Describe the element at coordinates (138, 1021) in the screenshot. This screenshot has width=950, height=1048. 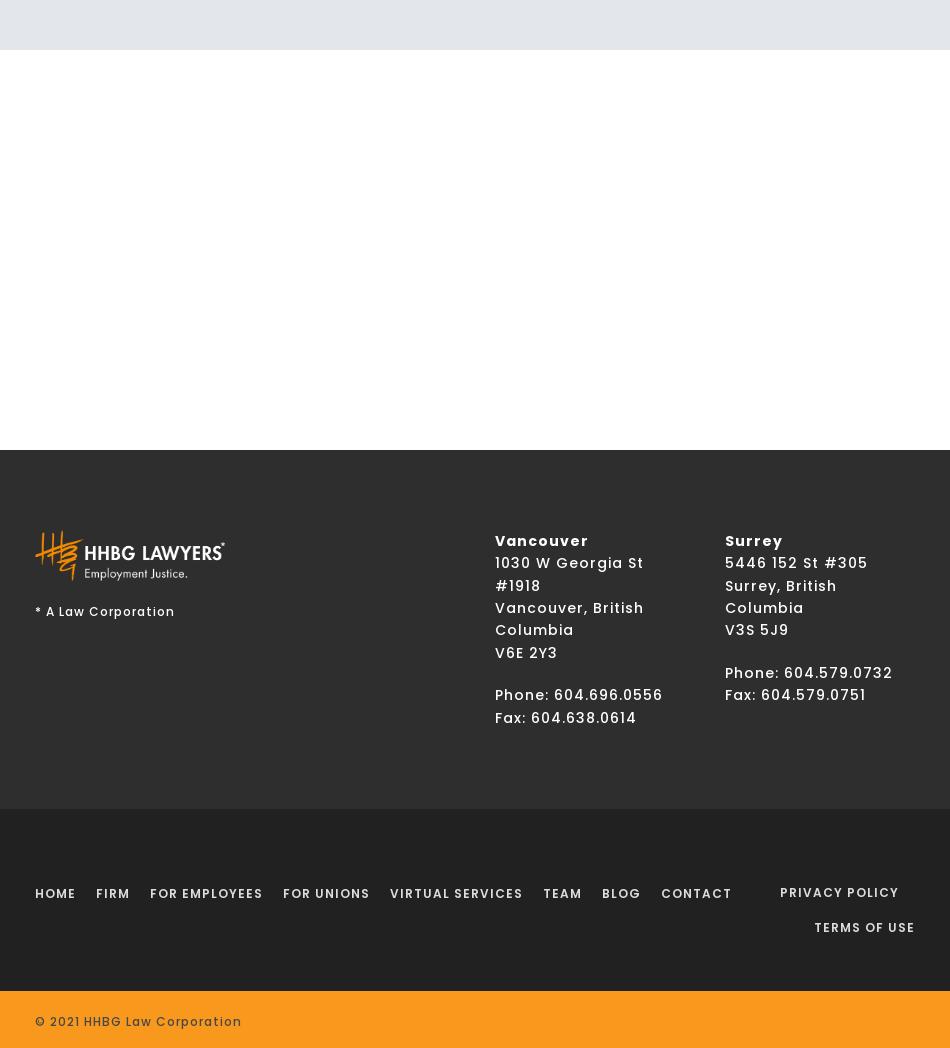
I see `'© 2021 HHBG Law Corporation'` at that location.